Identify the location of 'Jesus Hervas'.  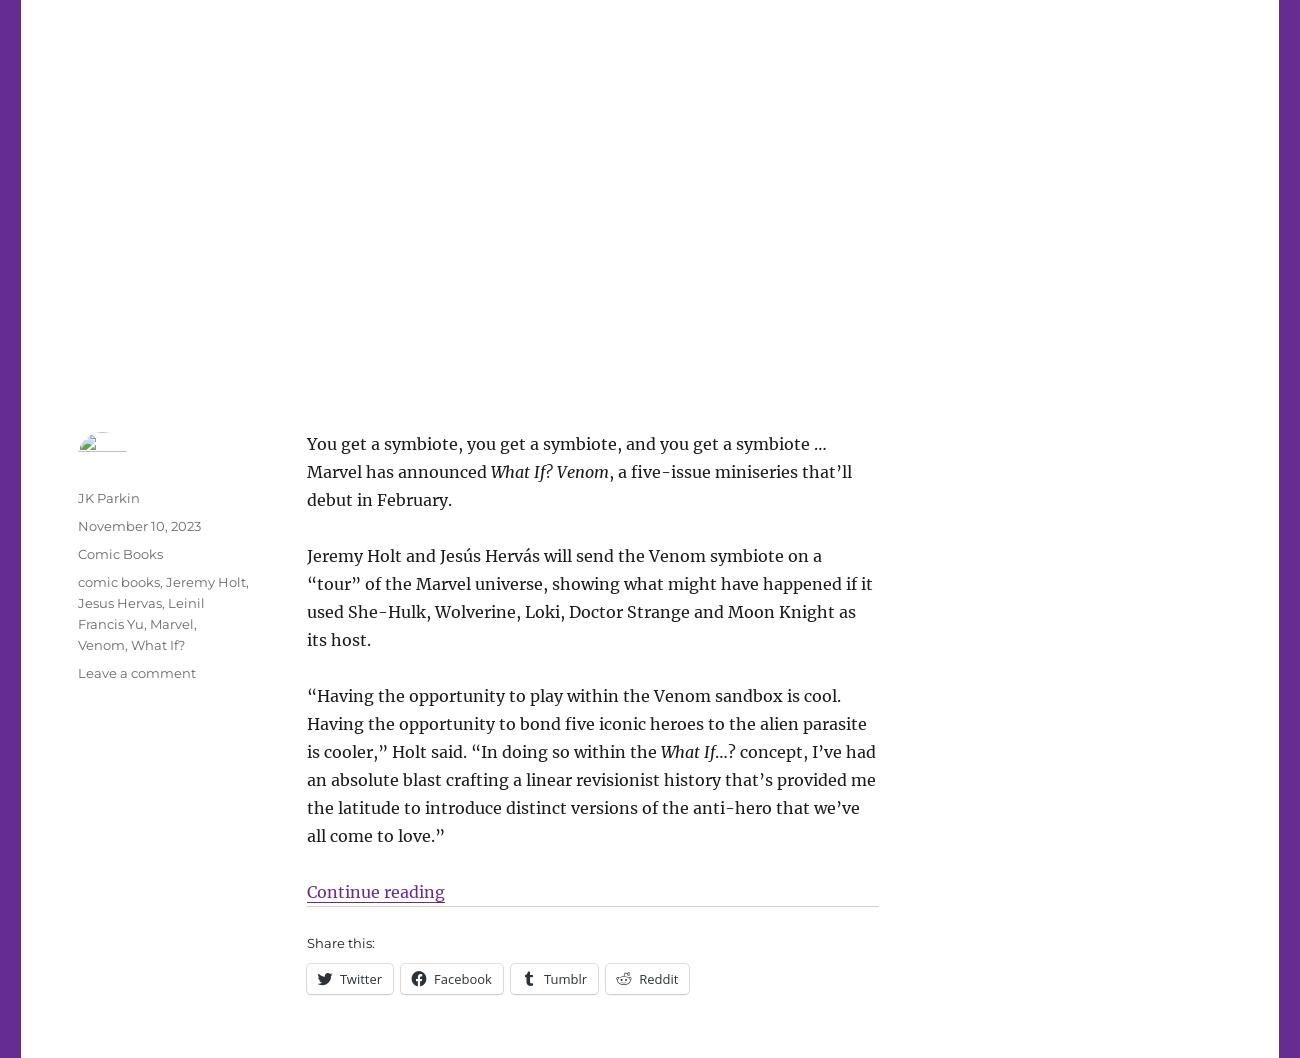
(78, 602).